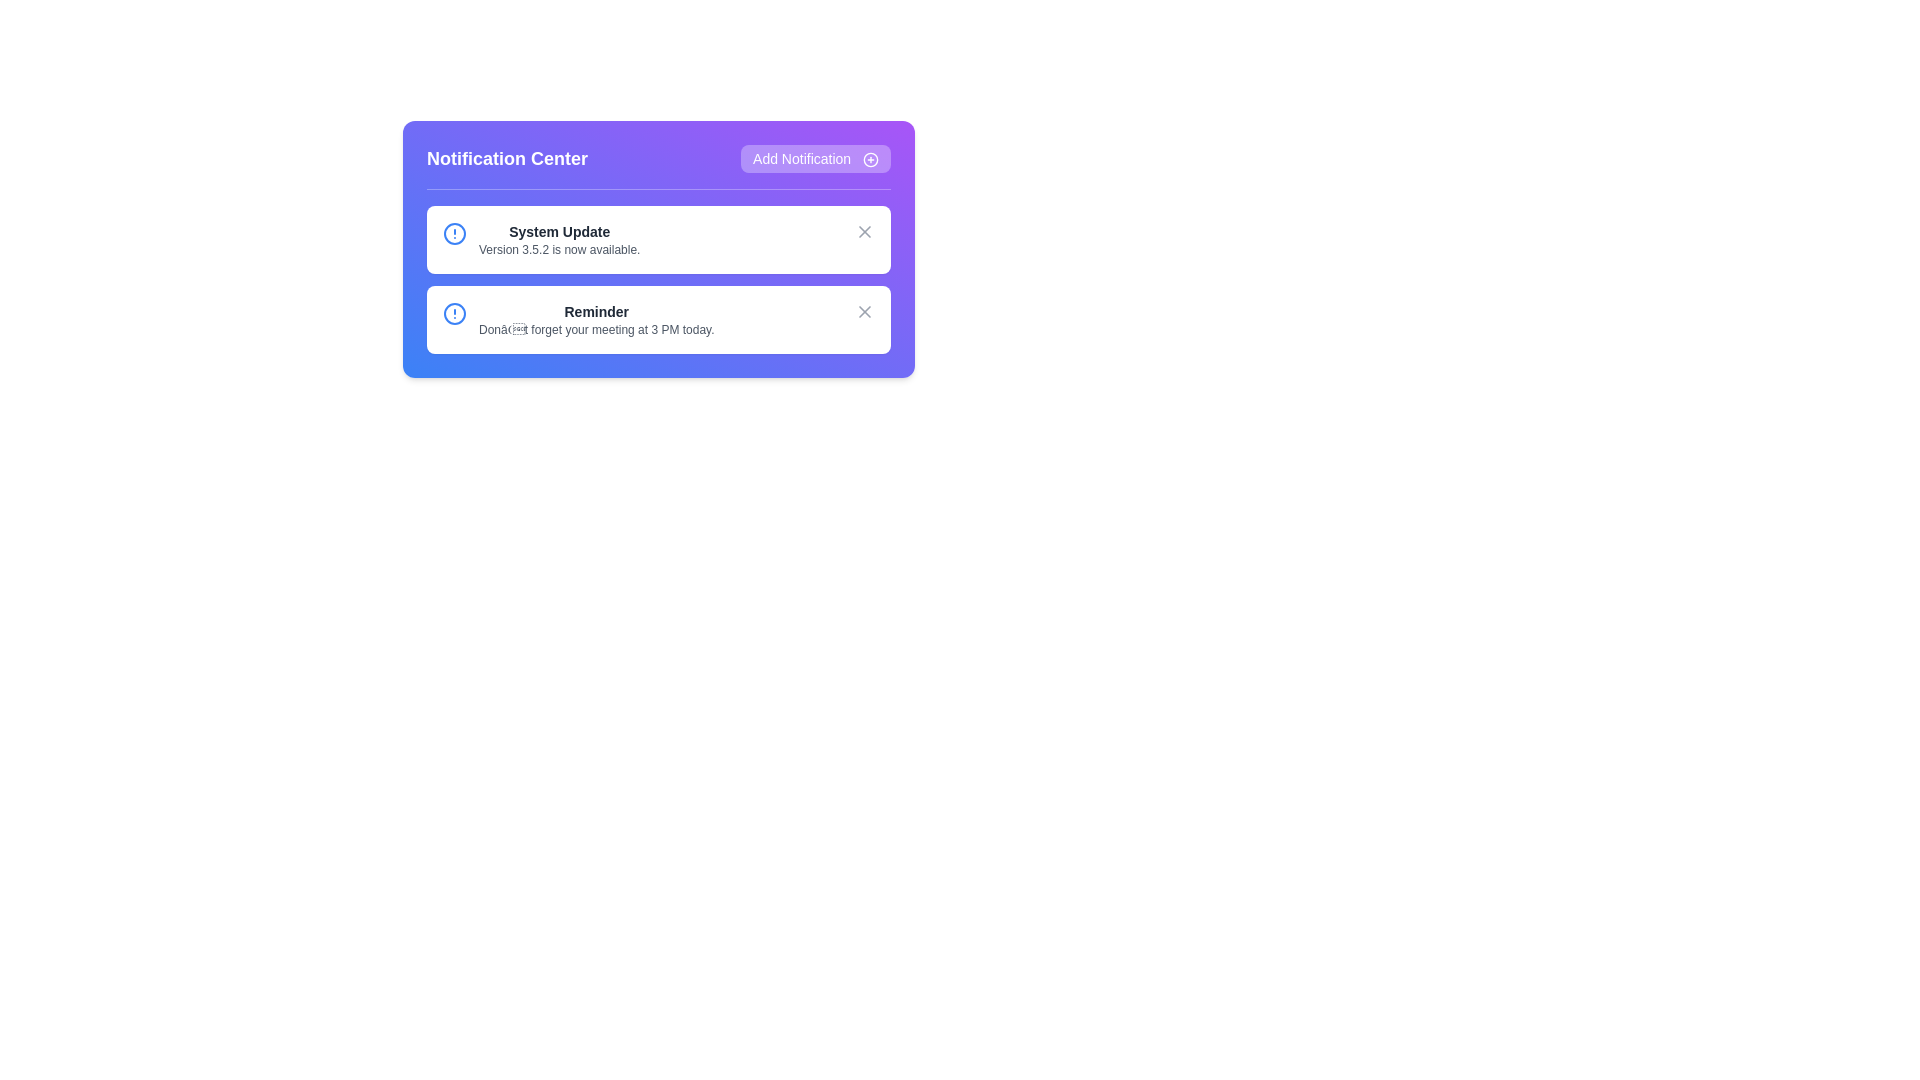 Image resolution: width=1920 pixels, height=1080 pixels. I want to click on the static text element that serves as the title of the notification card, located above the text 'Don’t forget your meeting at 3 PM today.', so click(595, 312).